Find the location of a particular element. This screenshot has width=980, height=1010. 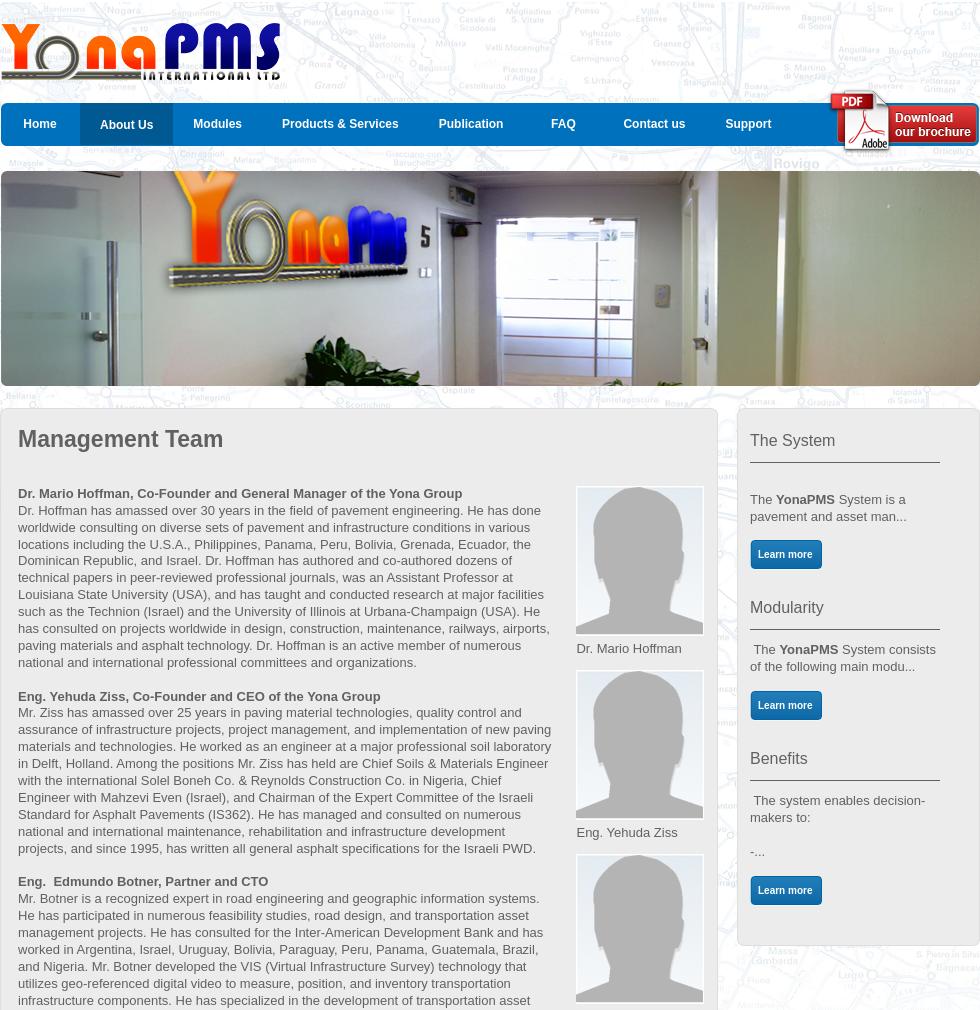

'Dr. Mario Hoffman, Co-Founder and General Manager of the Yona Group' is located at coordinates (240, 492).